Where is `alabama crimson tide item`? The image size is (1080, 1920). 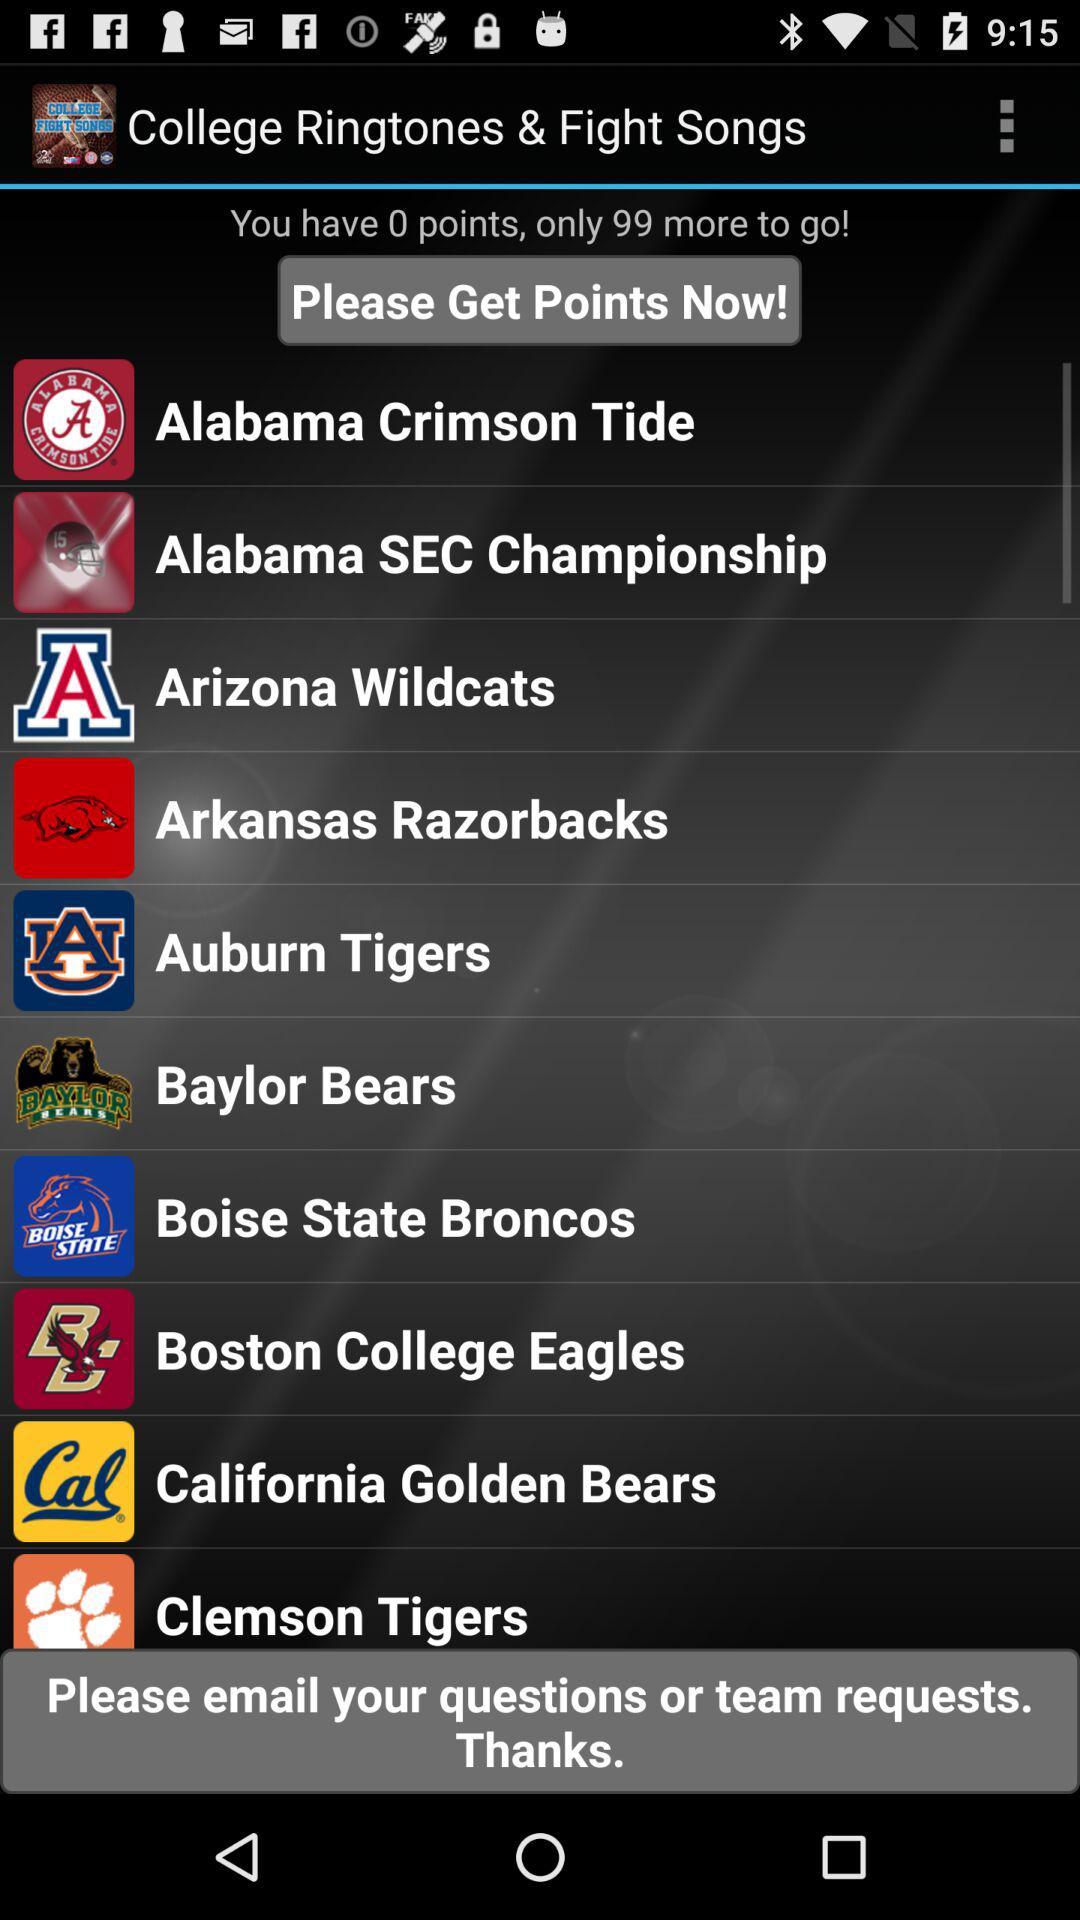
alabama crimson tide item is located at coordinates (424, 418).